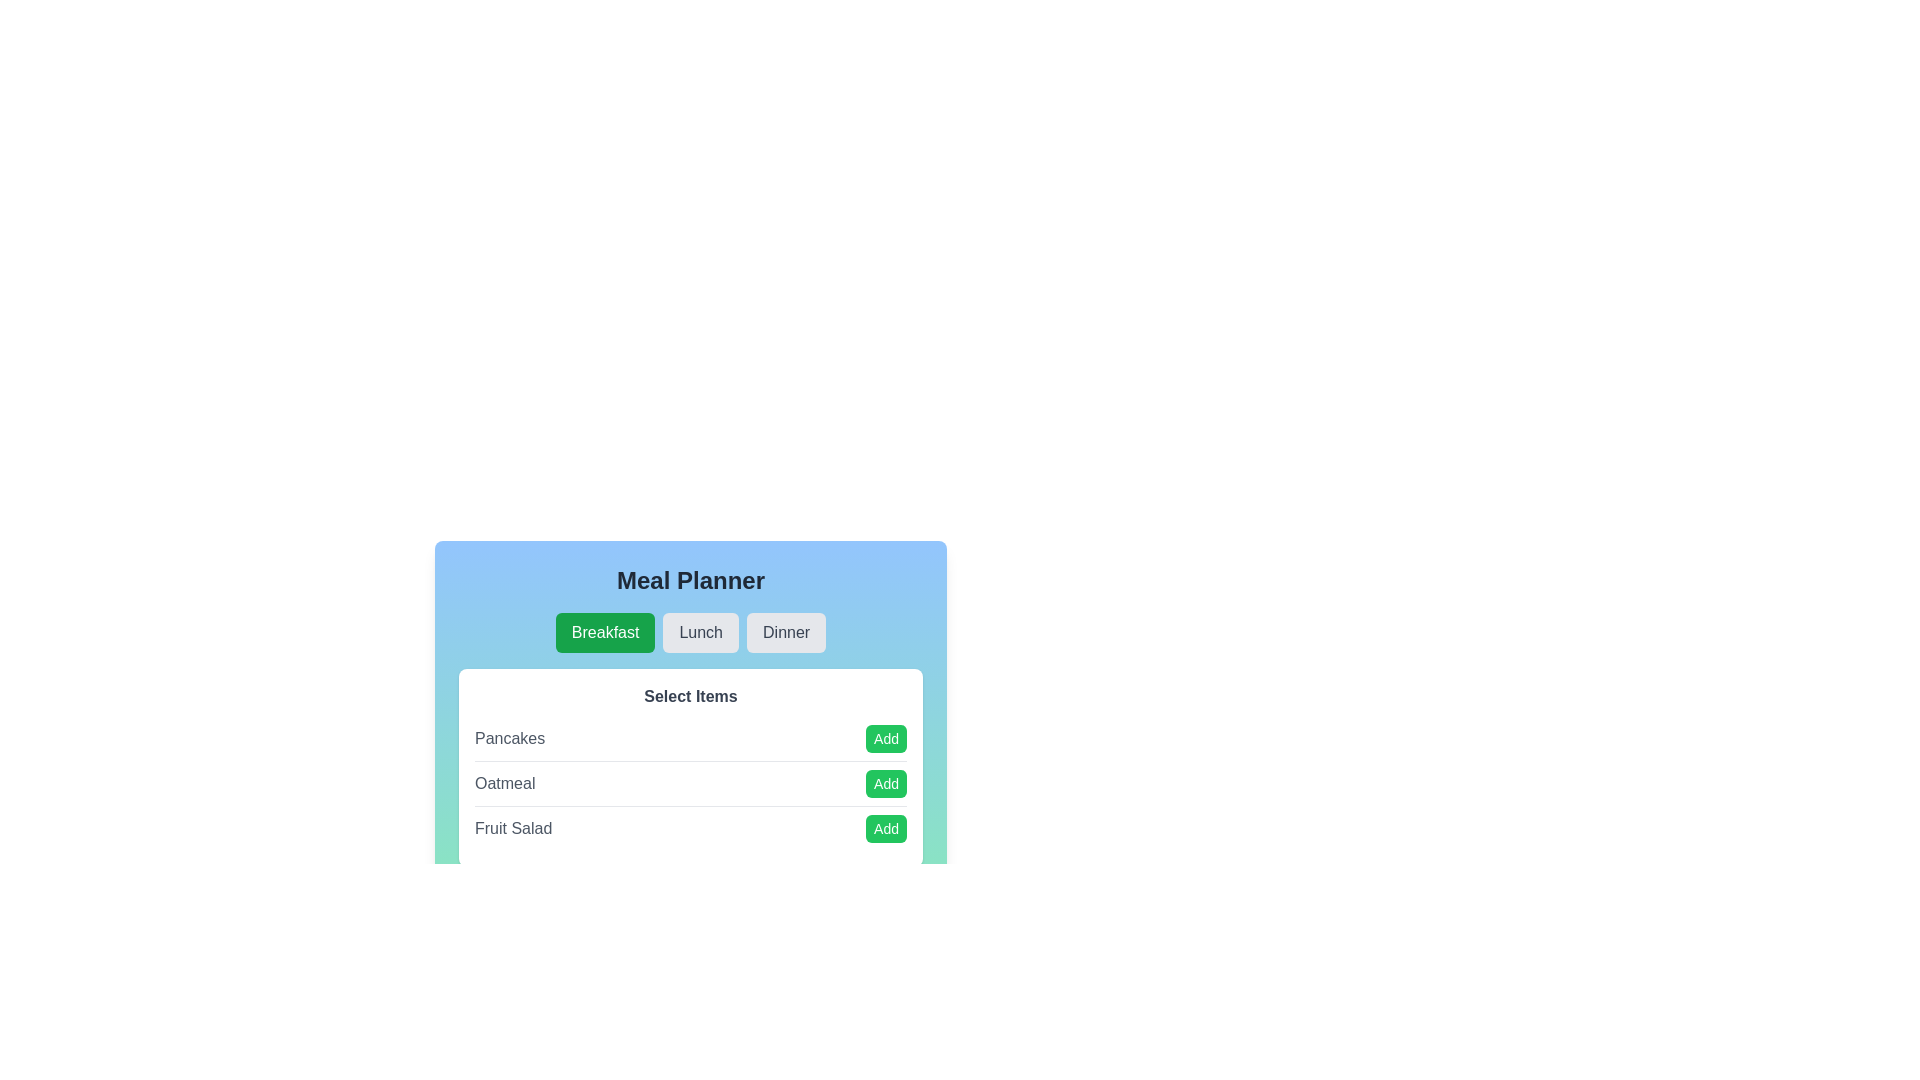 The height and width of the screenshot is (1080, 1920). What do you see at coordinates (691, 770) in the screenshot?
I see `the meal options display interface located below the 'Meal Planner' title` at bounding box center [691, 770].